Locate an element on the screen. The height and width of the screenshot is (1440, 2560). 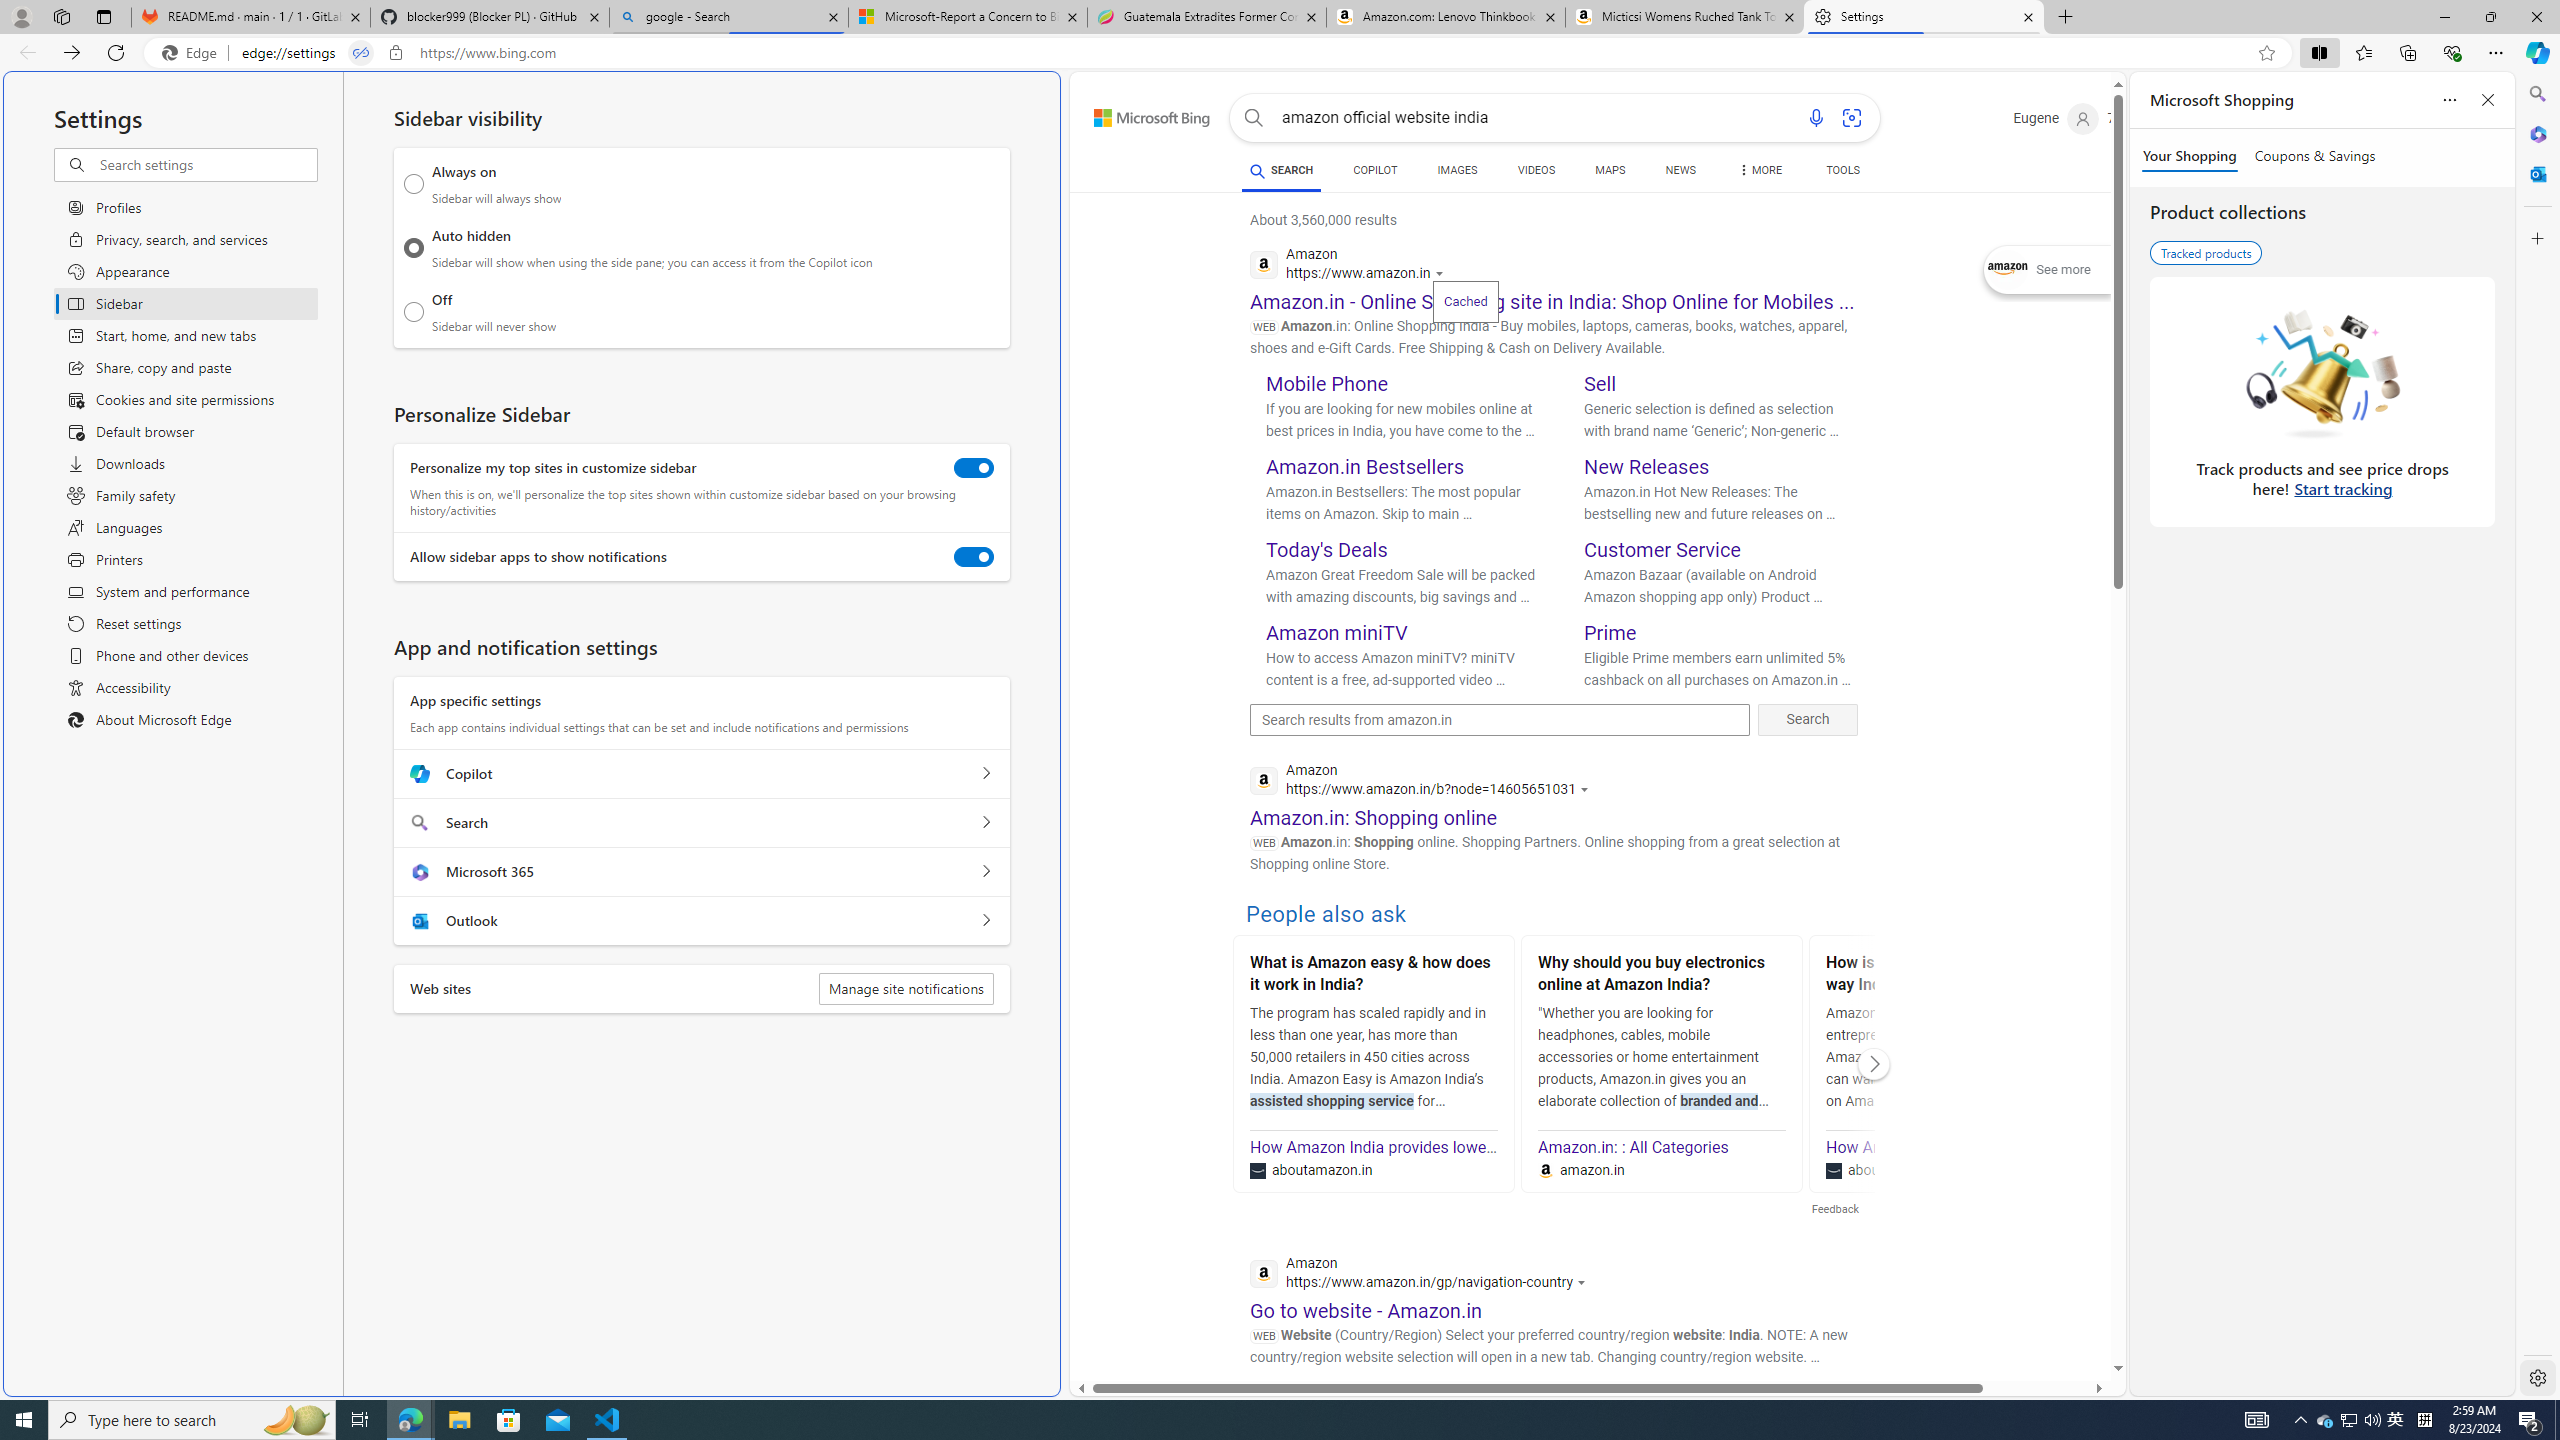
'MAPS' is located at coordinates (1610, 169).